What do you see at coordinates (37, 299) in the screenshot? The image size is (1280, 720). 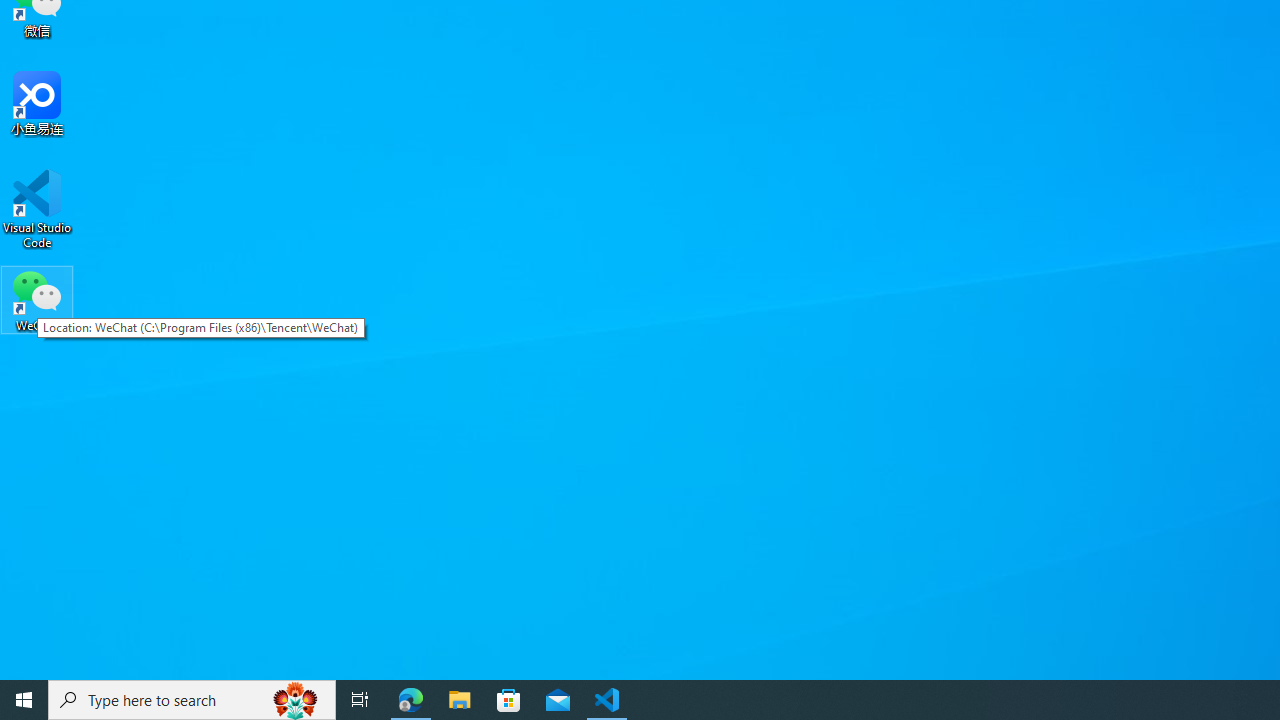 I see `'WeChat'` at bounding box center [37, 299].